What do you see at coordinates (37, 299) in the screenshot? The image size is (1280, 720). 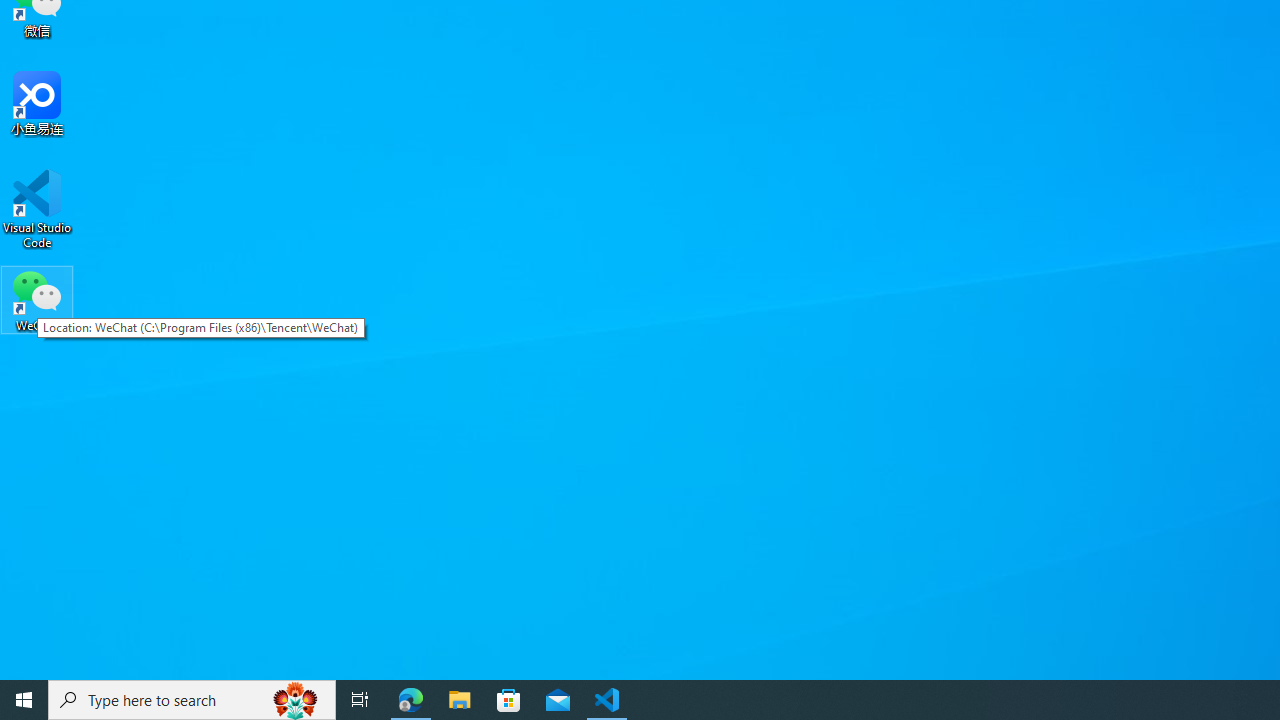 I see `'WeChat'` at bounding box center [37, 299].